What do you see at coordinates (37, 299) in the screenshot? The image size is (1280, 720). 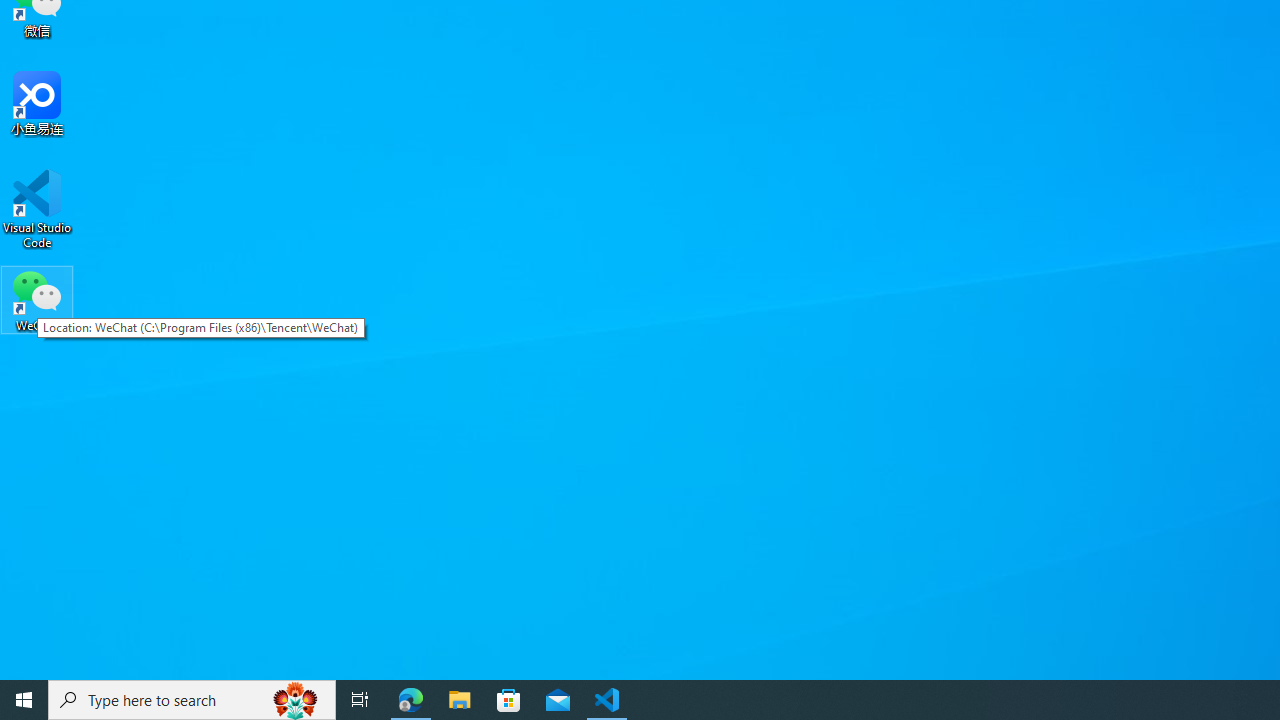 I see `'WeChat'` at bounding box center [37, 299].